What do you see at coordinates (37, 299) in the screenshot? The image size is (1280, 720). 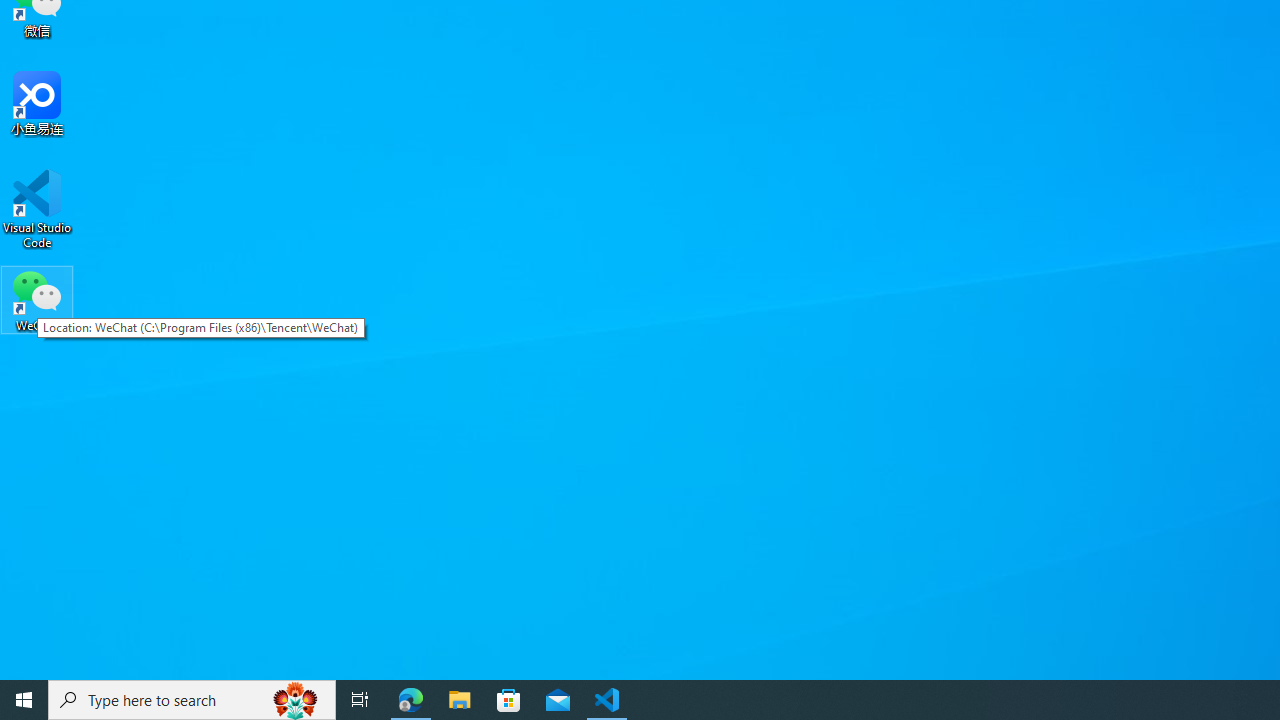 I see `'WeChat'` at bounding box center [37, 299].